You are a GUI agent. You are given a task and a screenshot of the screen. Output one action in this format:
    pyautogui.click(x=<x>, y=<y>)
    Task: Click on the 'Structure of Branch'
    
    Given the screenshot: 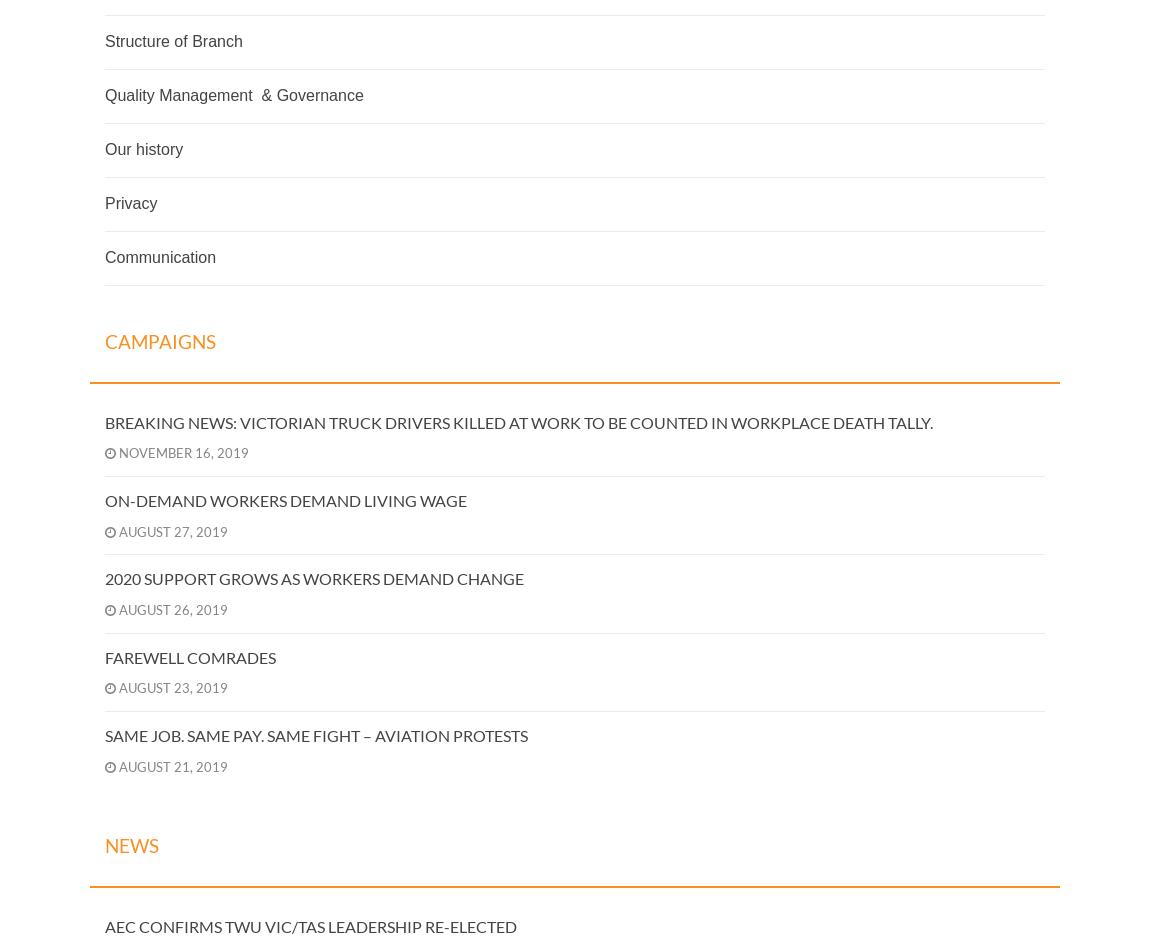 What is the action you would take?
    pyautogui.click(x=172, y=41)
    